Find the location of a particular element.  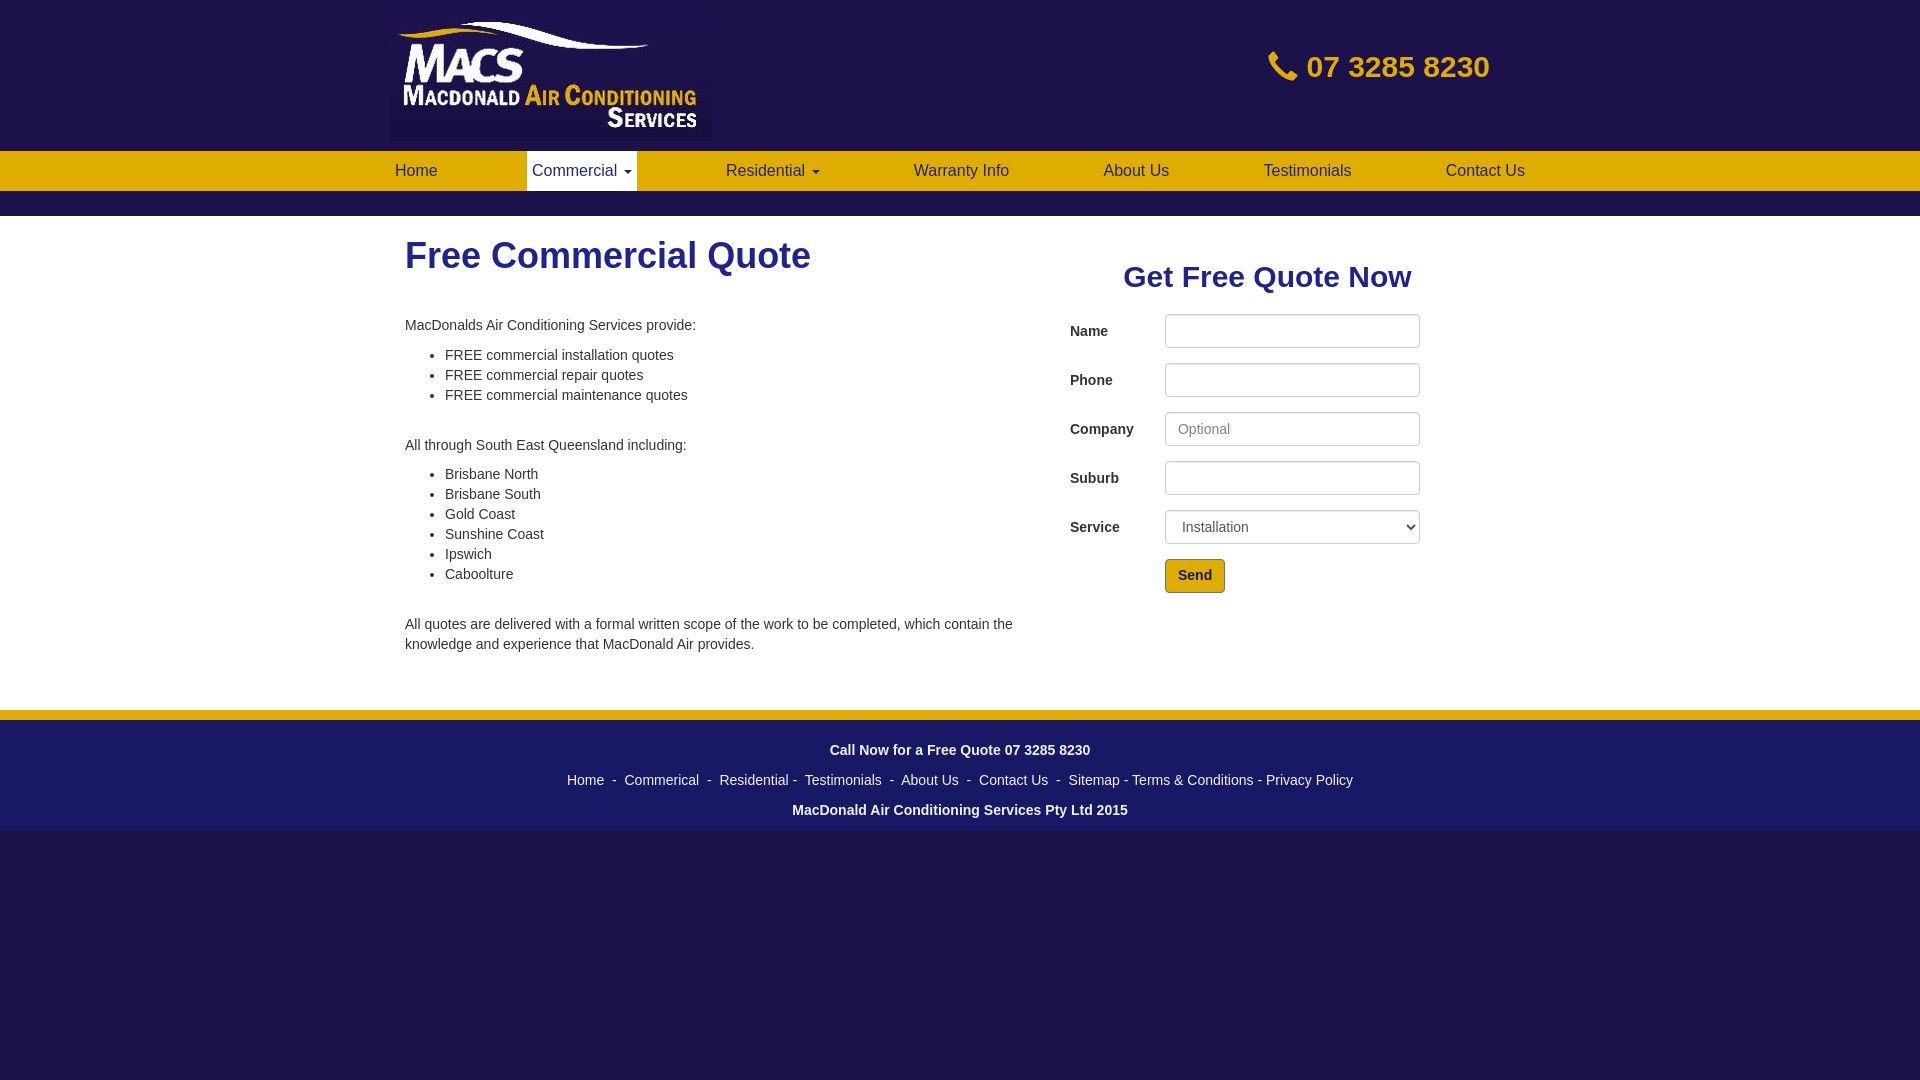

'Contact Us' is located at coordinates (1485, 169).